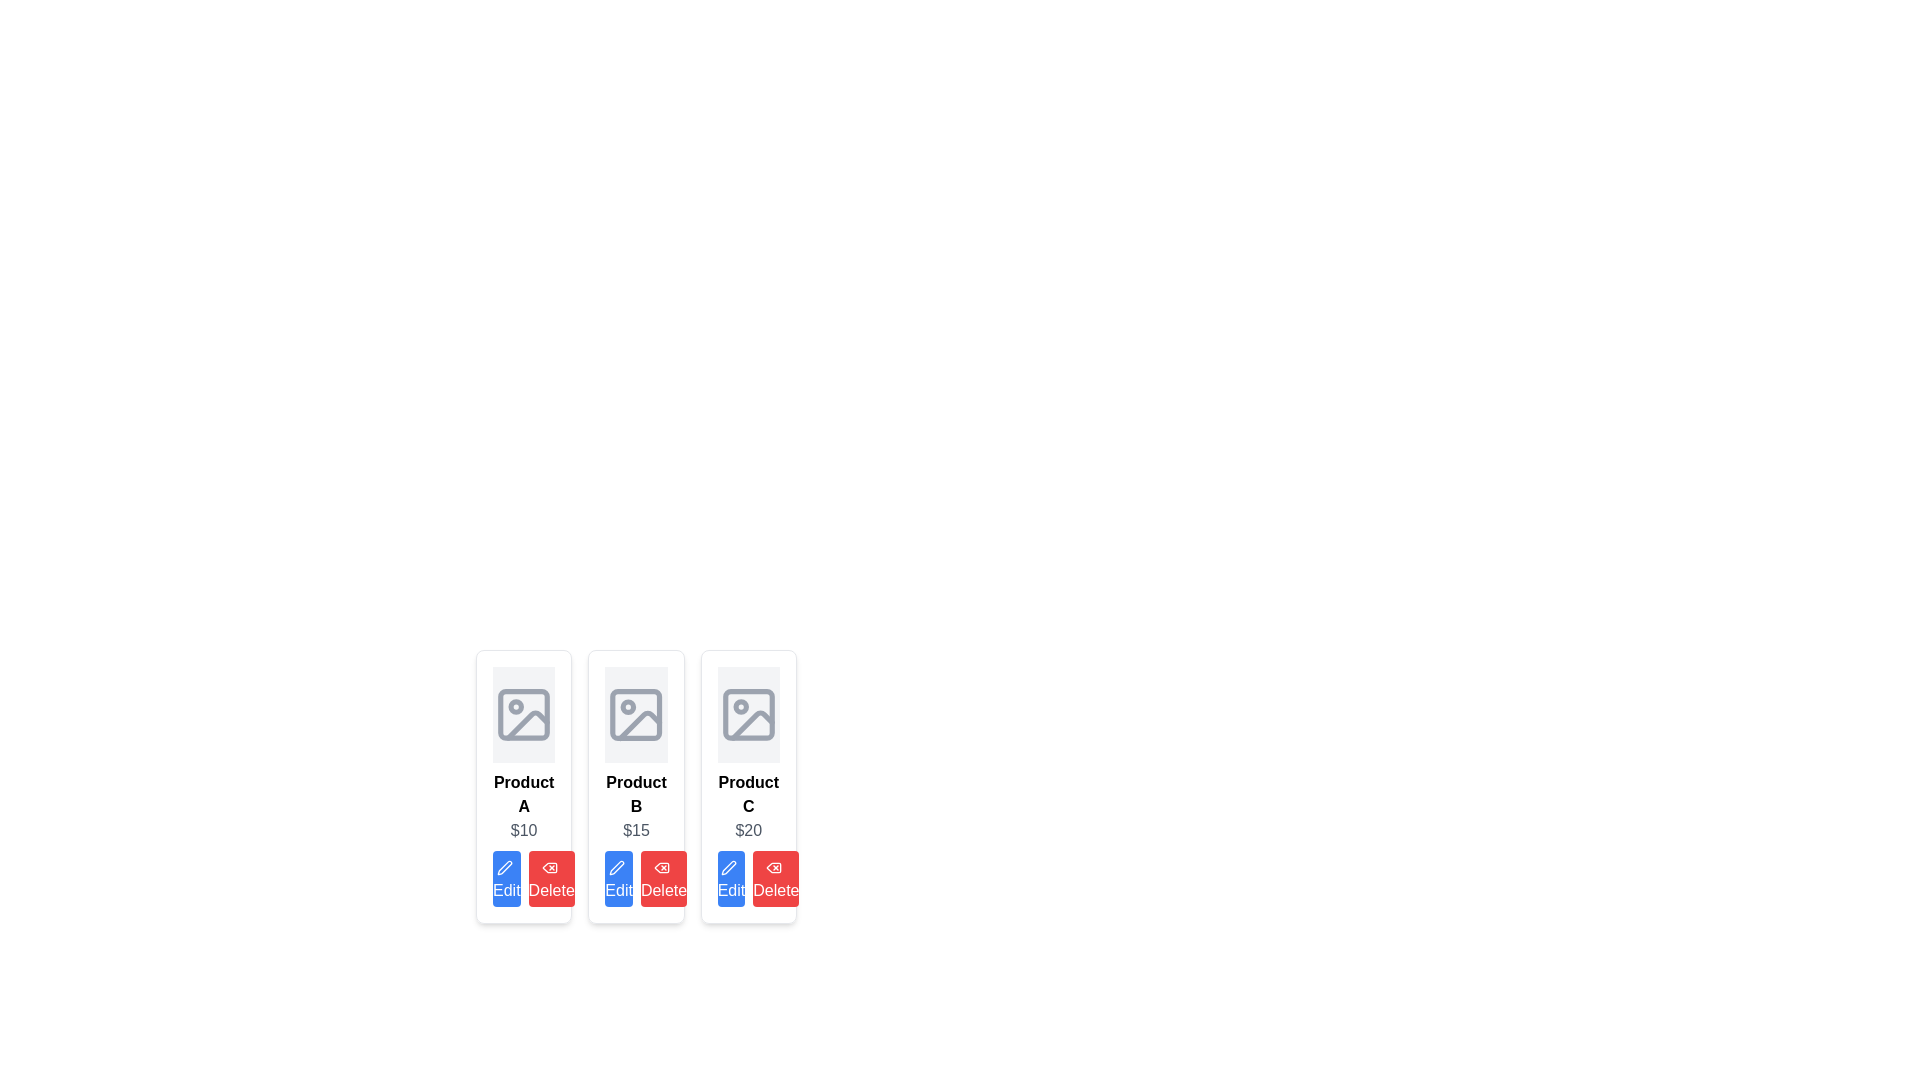  What do you see at coordinates (549, 866) in the screenshot?
I see `the delete icon located in the bottom-right corner of the product card, which represents the functionality to remove the associated product` at bounding box center [549, 866].